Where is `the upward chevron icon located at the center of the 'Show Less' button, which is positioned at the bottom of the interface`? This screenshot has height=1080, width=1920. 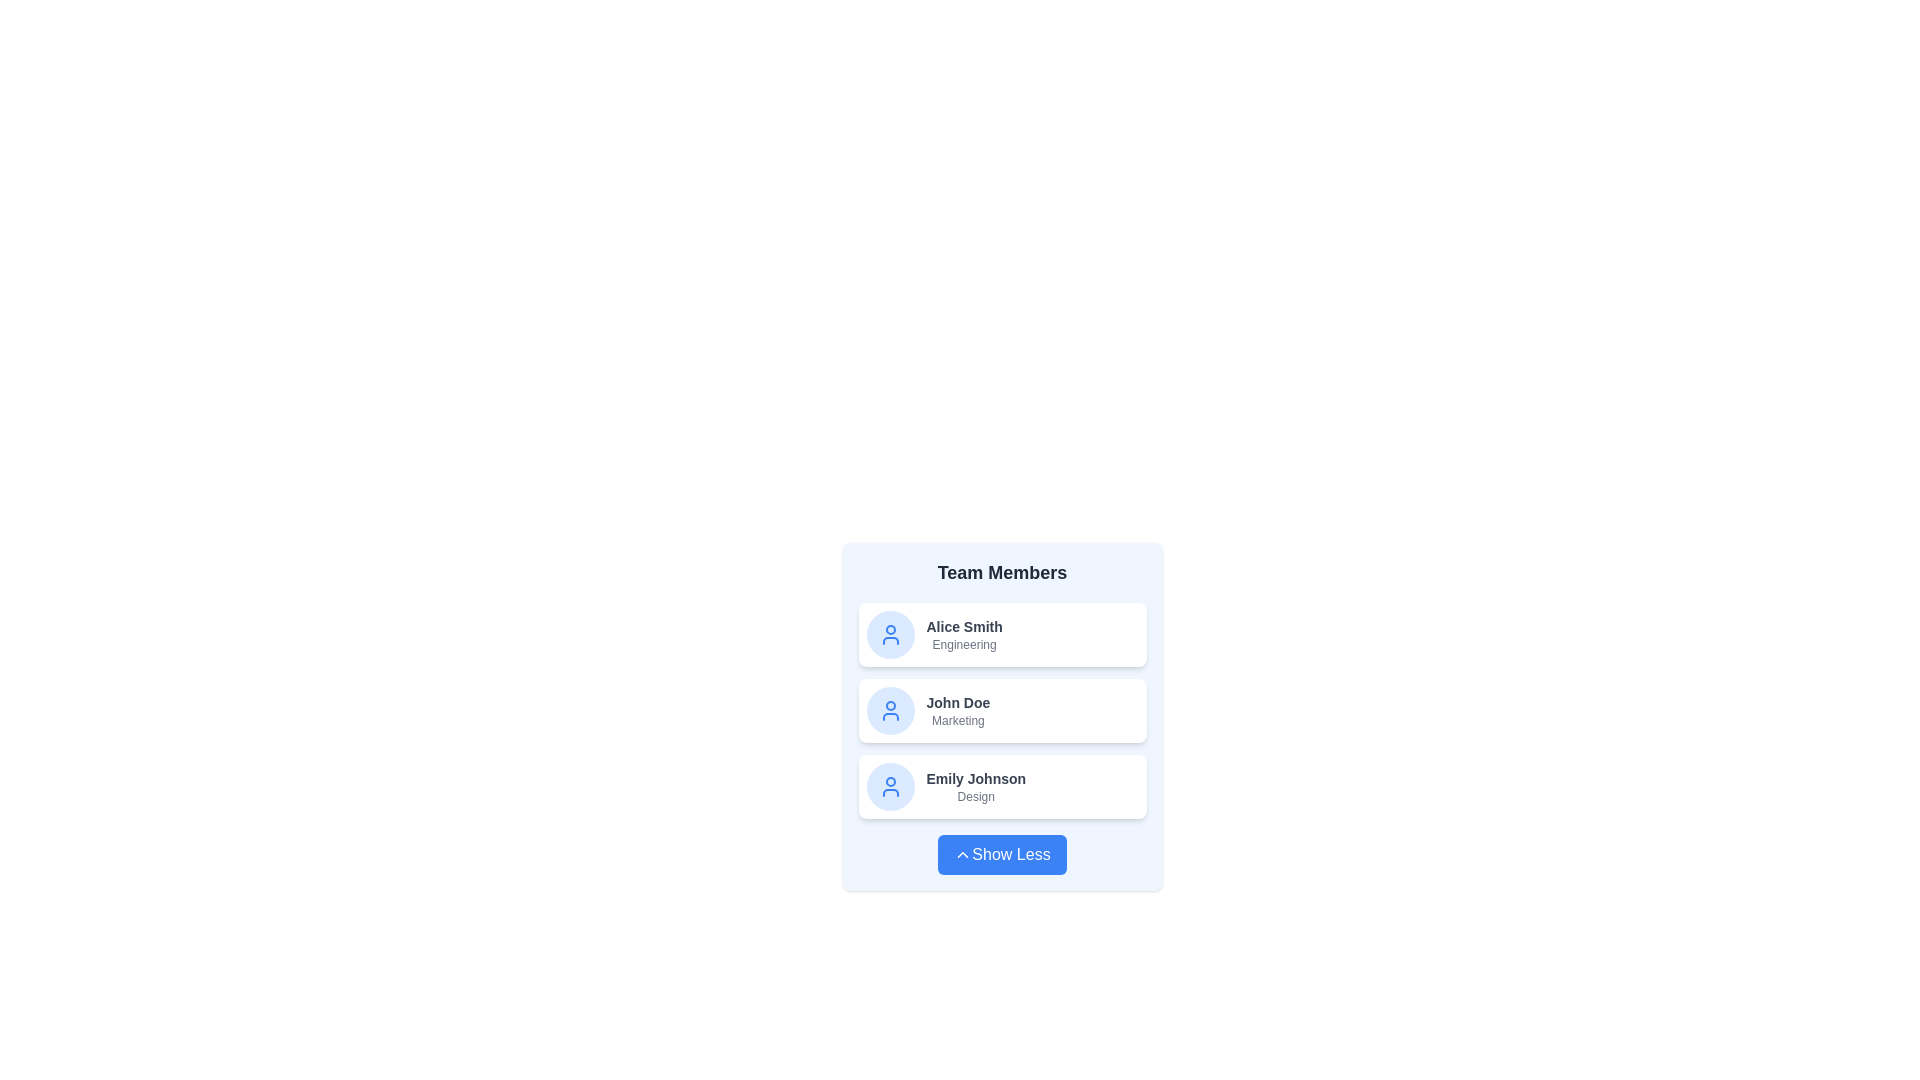 the upward chevron icon located at the center of the 'Show Less' button, which is positioned at the bottom of the interface is located at coordinates (963, 855).